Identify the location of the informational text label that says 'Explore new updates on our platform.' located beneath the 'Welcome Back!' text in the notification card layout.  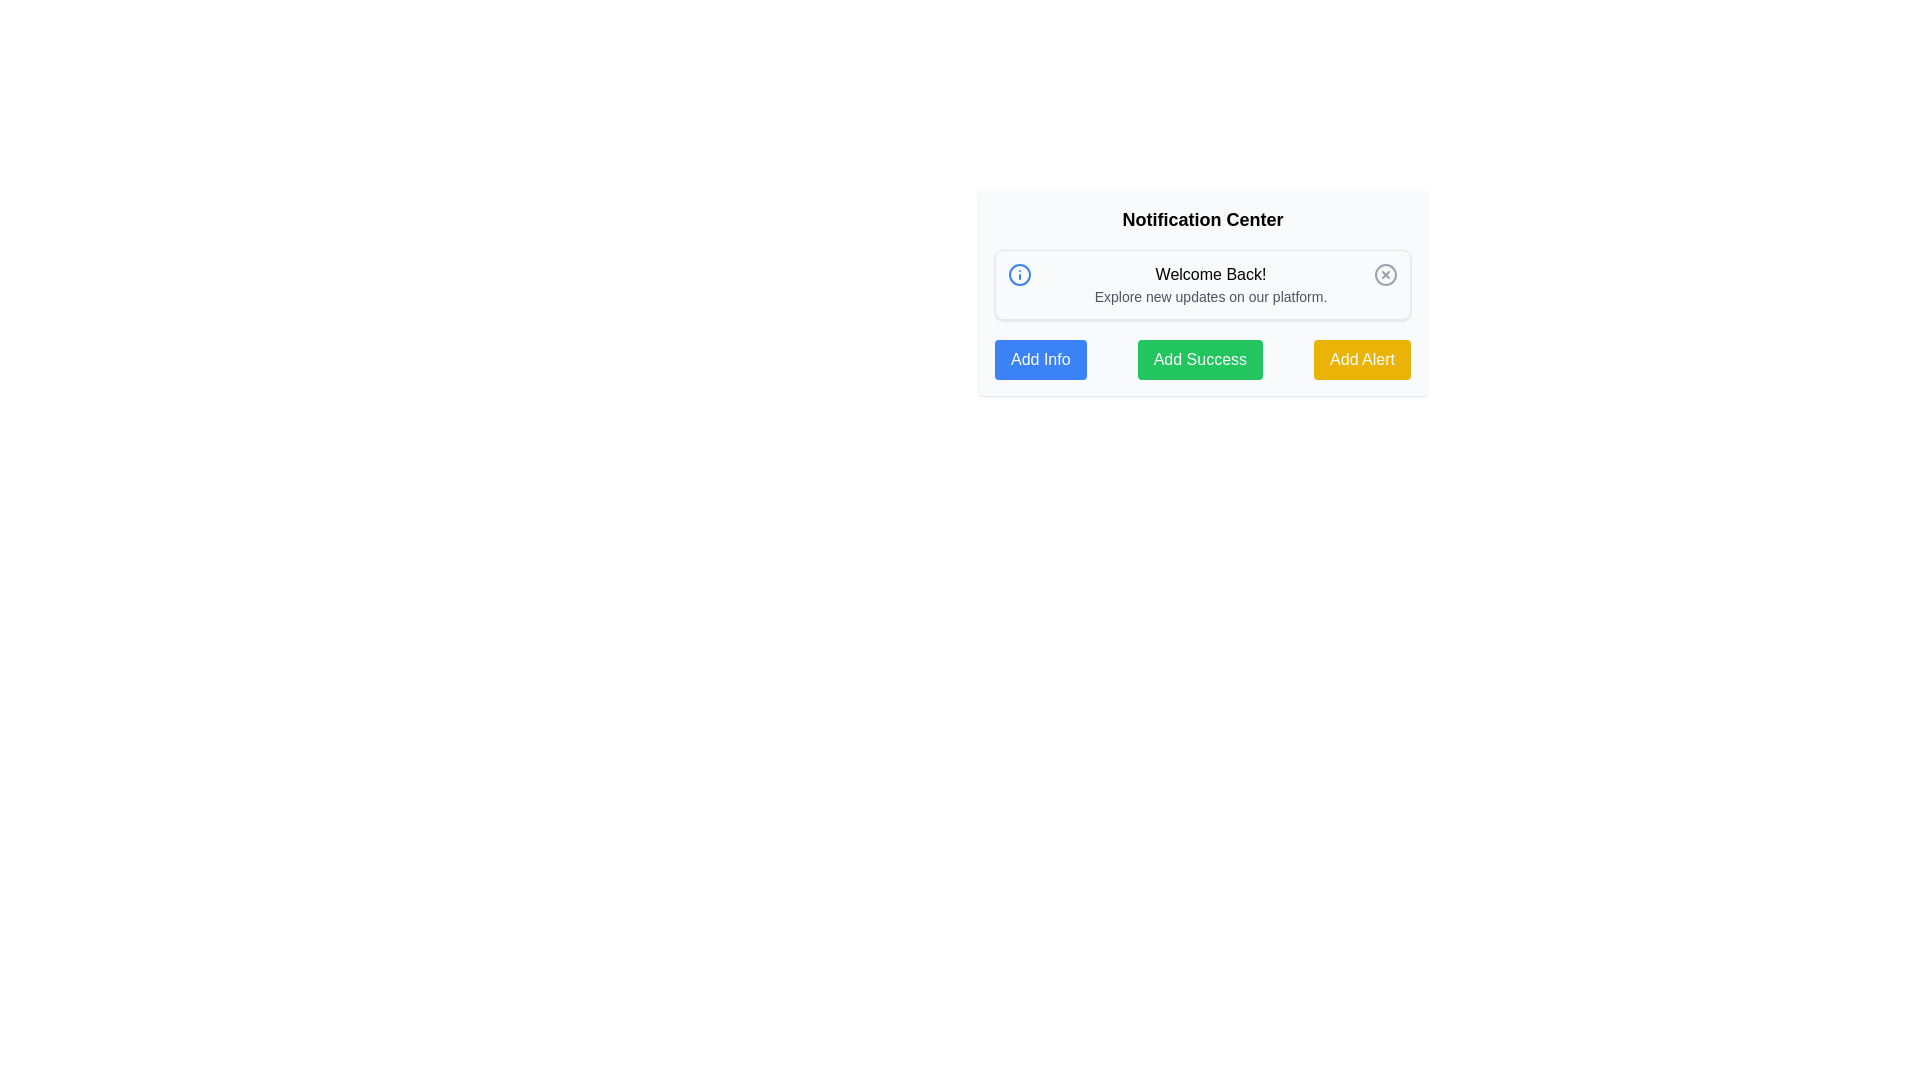
(1209, 297).